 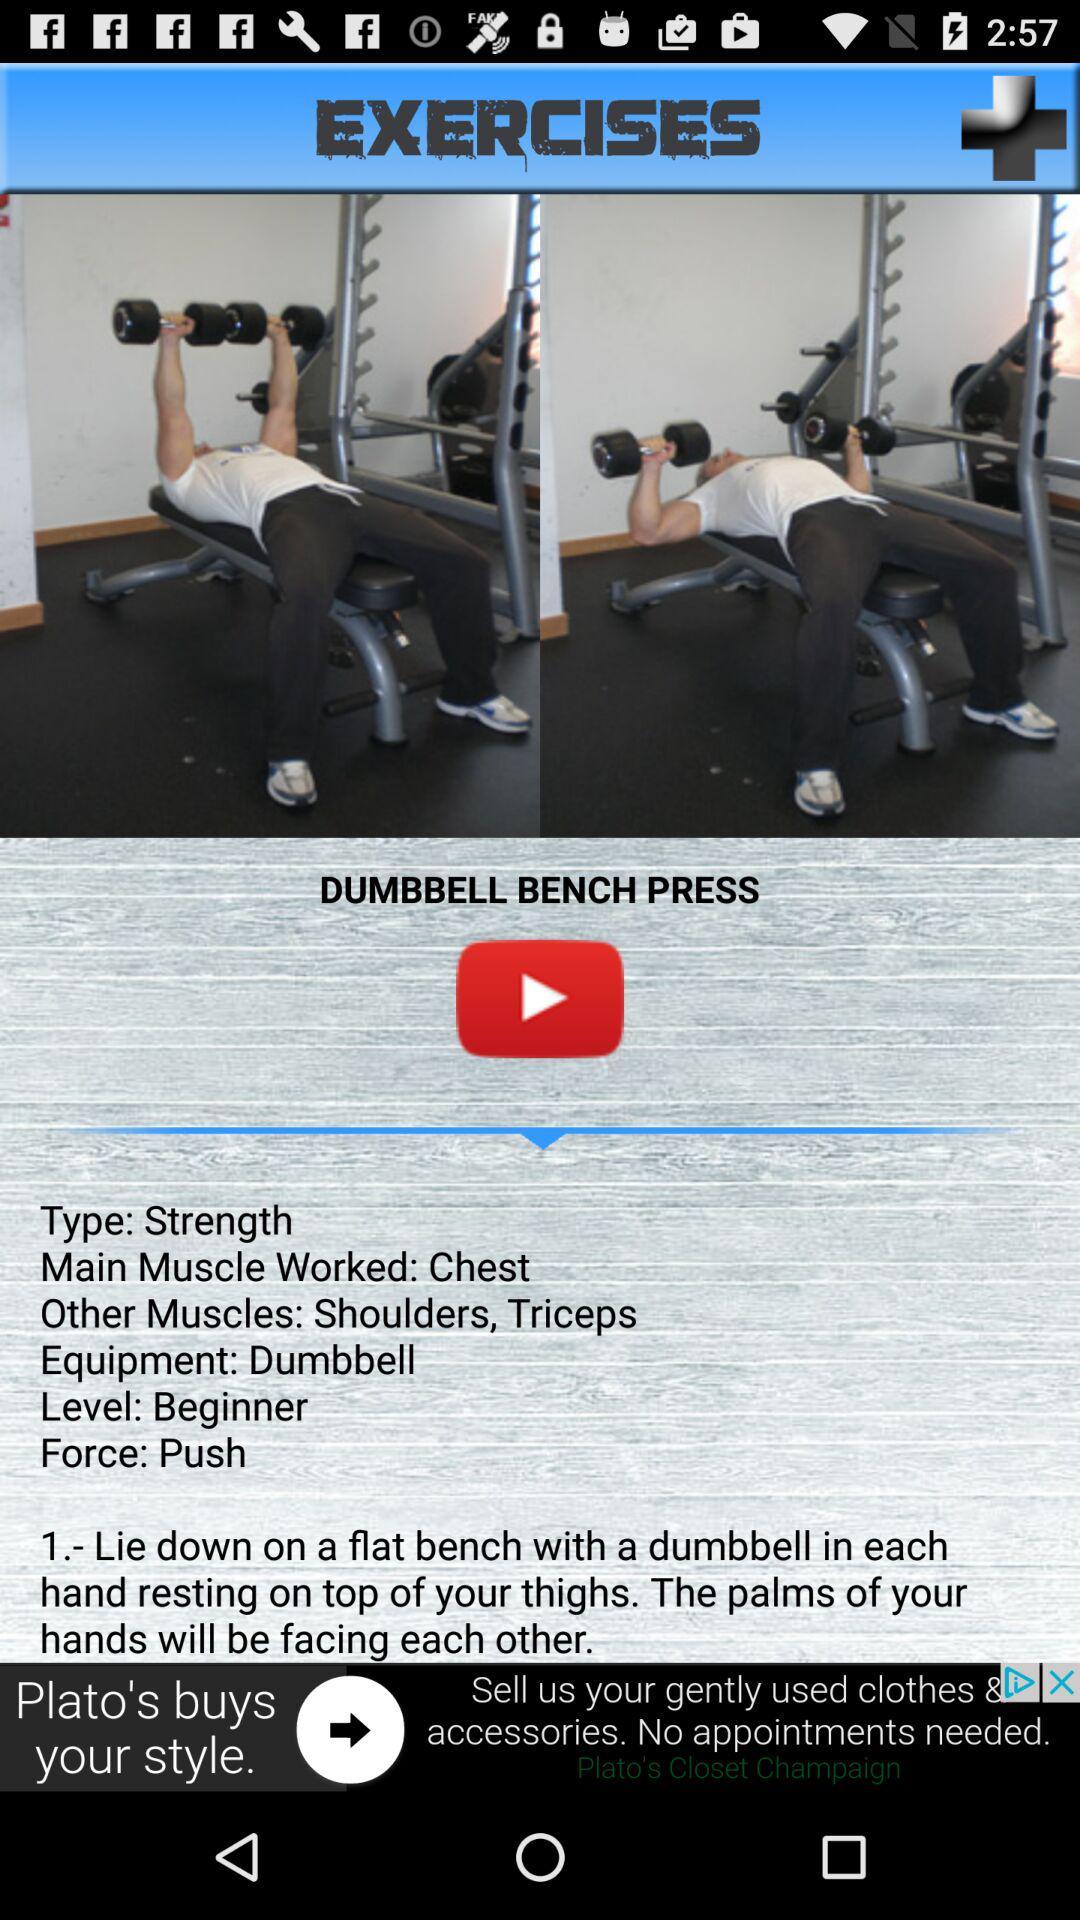 What do you see at coordinates (540, 998) in the screenshot?
I see `option` at bounding box center [540, 998].